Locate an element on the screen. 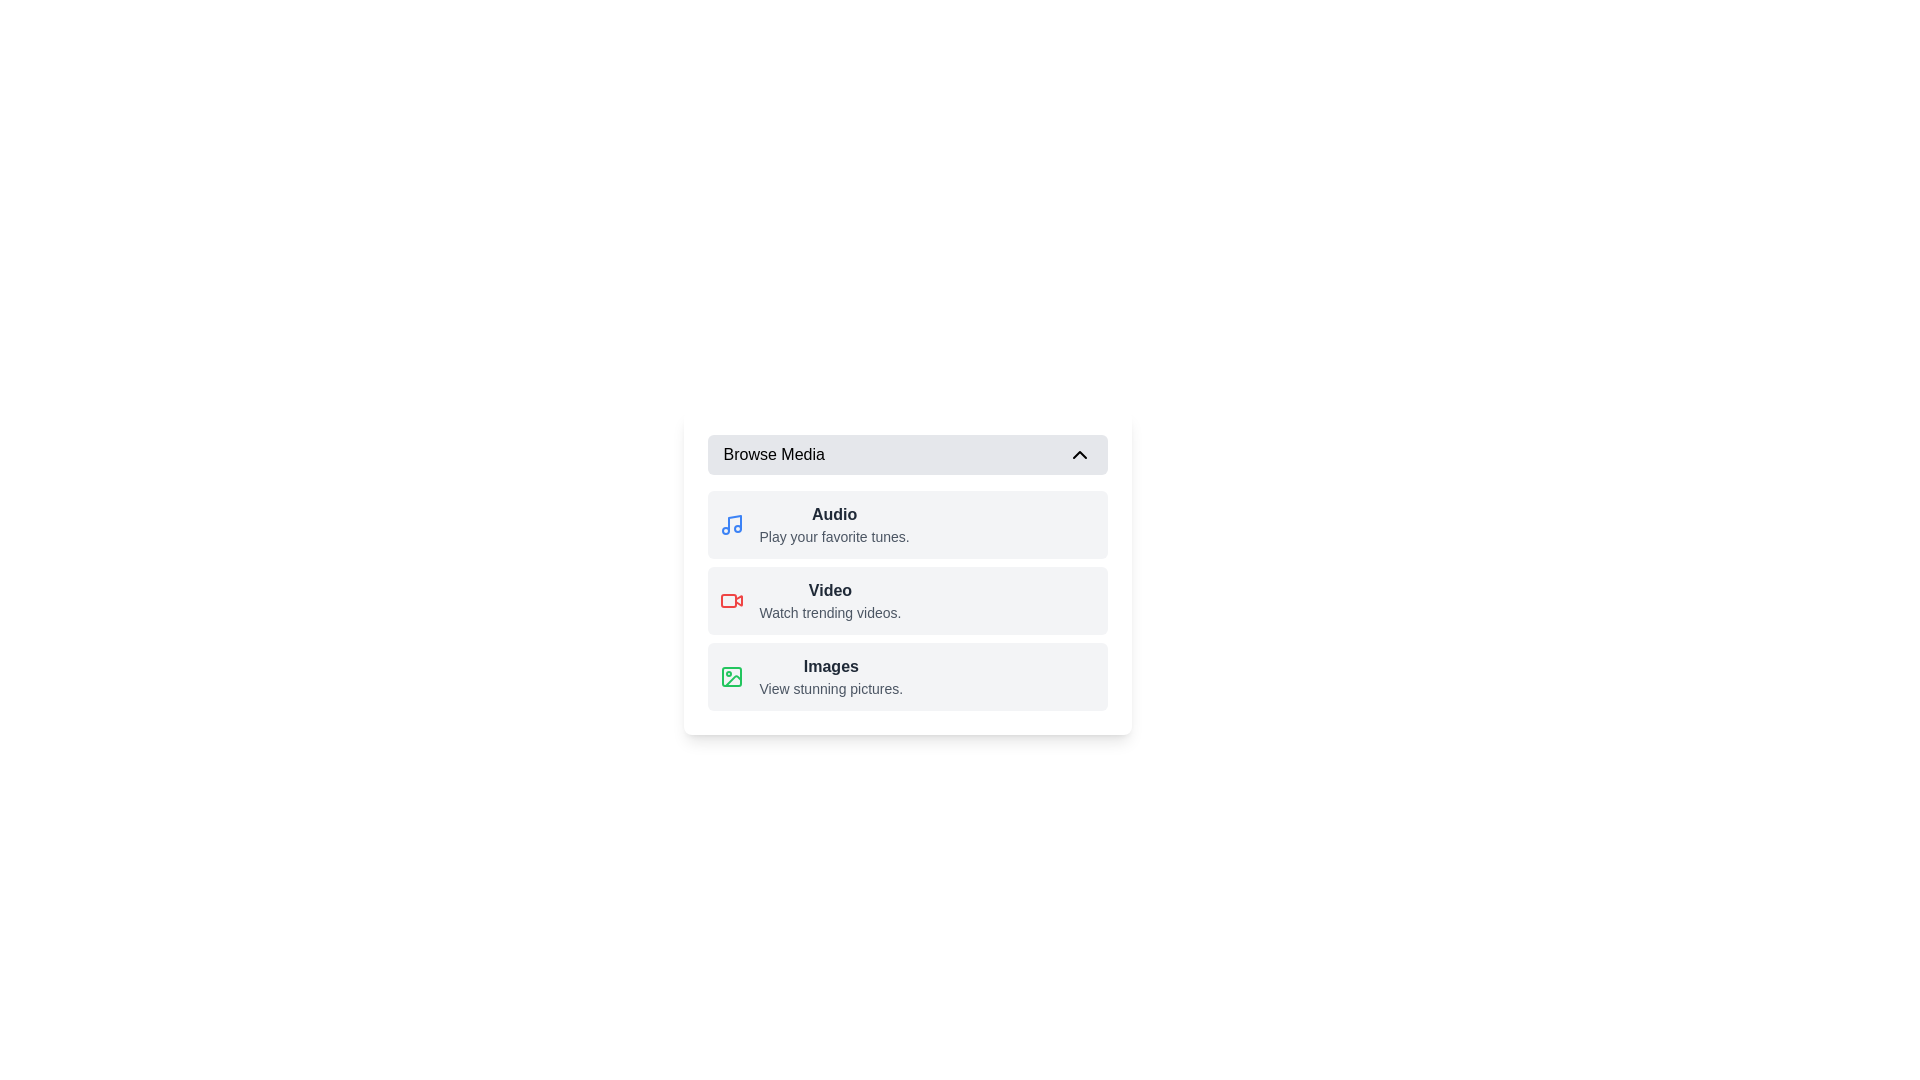 The height and width of the screenshot is (1080, 1920). the red rectangular icon located to the left of the 'Video' option text is located at coordinates (727, 600).